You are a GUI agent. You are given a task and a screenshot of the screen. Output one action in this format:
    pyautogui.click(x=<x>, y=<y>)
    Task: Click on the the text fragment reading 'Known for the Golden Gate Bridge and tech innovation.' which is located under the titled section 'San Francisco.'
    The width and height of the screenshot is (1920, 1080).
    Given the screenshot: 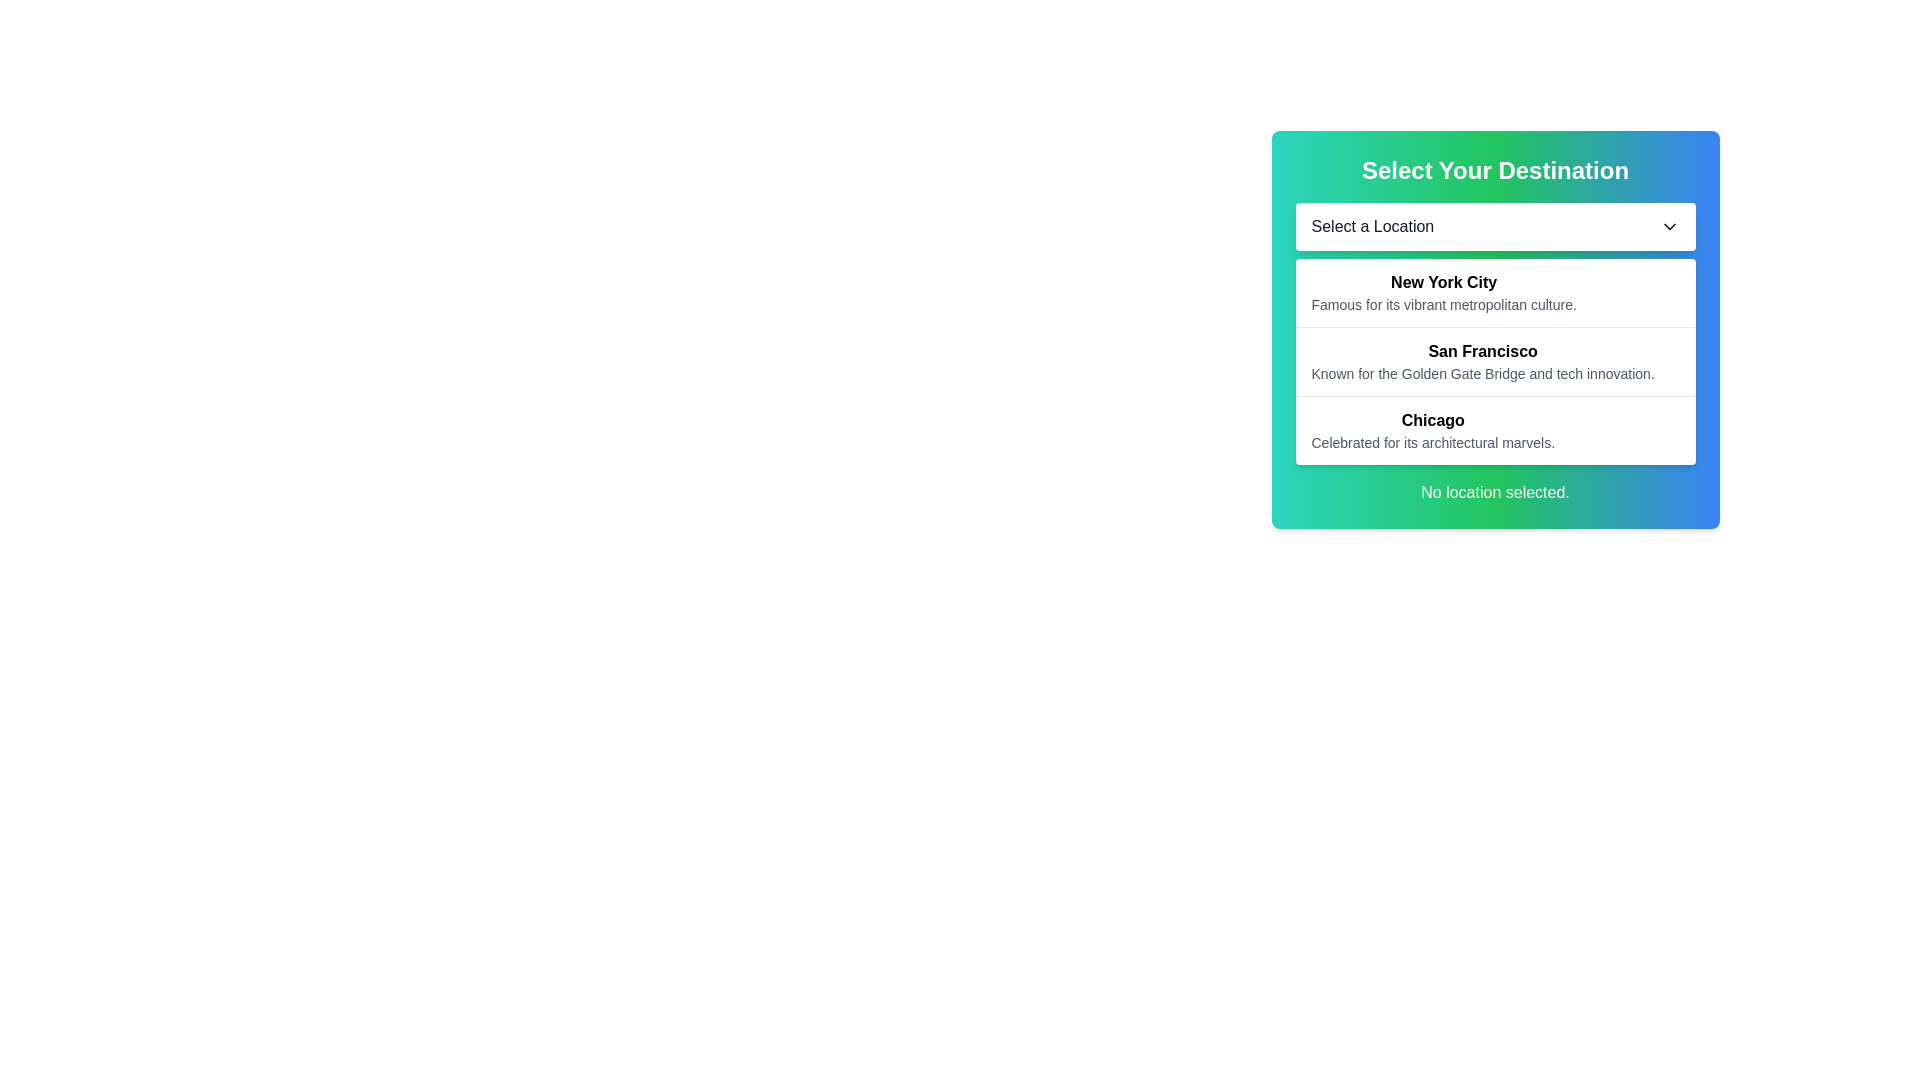 What is the action you would take?
    pyautogui.click(x=1483, y=374)
    